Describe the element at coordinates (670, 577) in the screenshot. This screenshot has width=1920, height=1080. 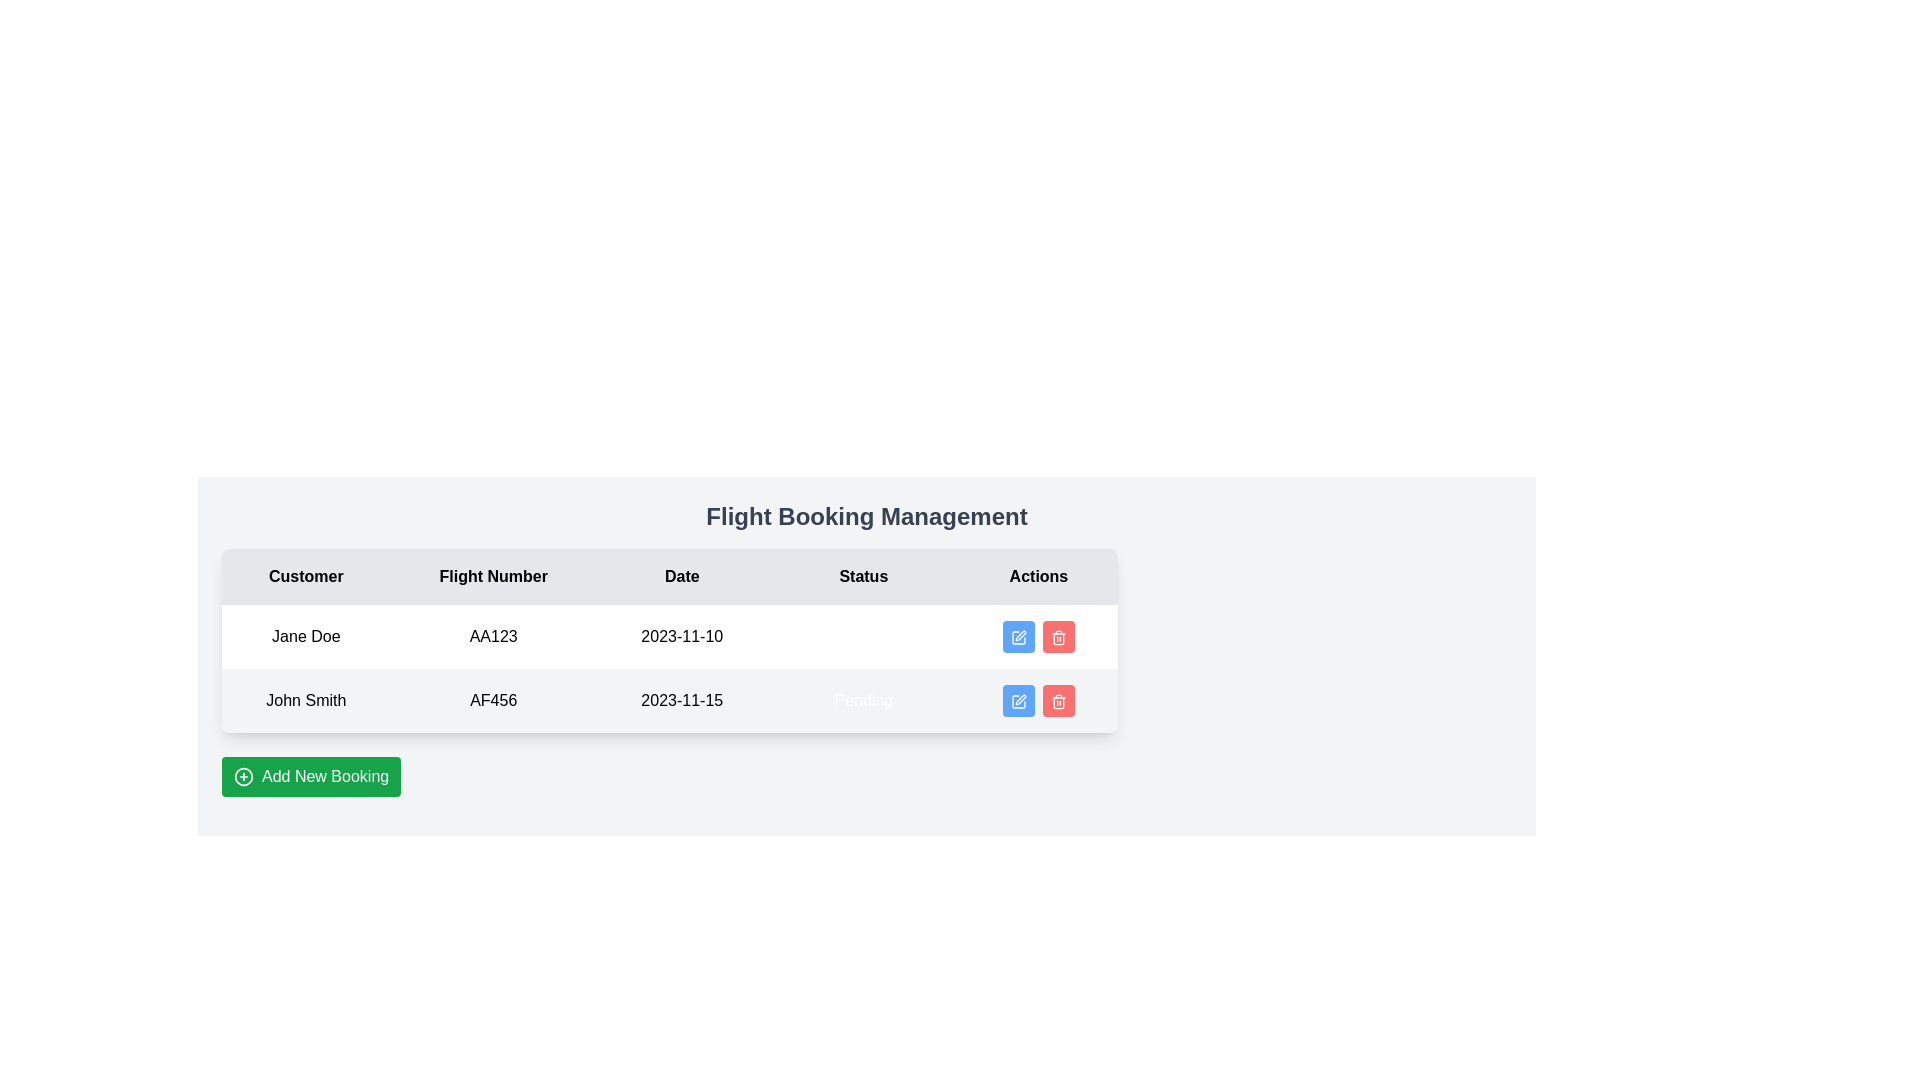
I see `text of the 'Date' column header in the 'Flight Booking Management' table, which is the third header in the top row, following 'Customer' and 'Flight Number'` at that location.